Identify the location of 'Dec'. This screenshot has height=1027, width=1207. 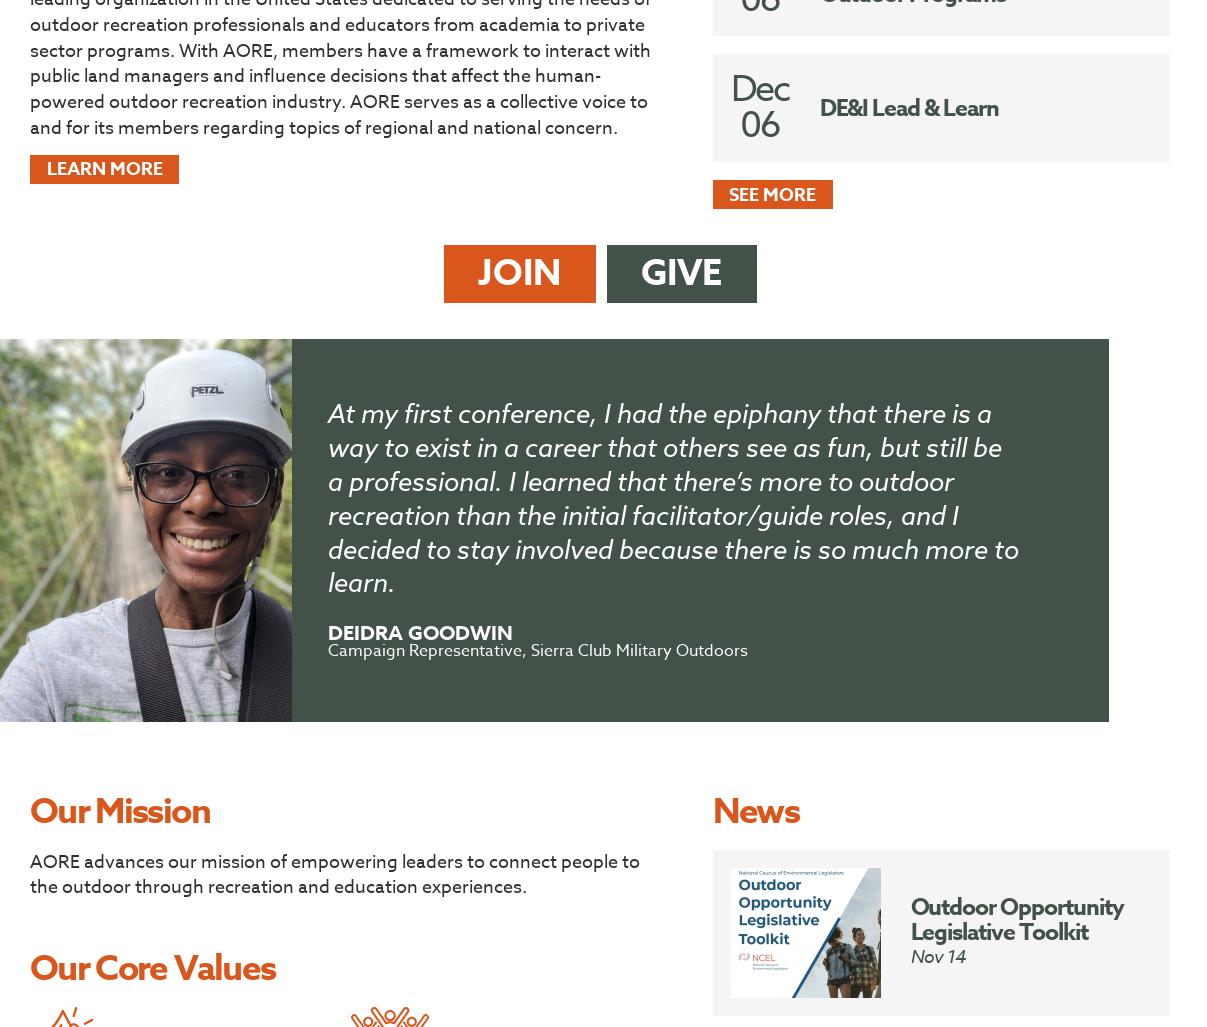
(759, 88).